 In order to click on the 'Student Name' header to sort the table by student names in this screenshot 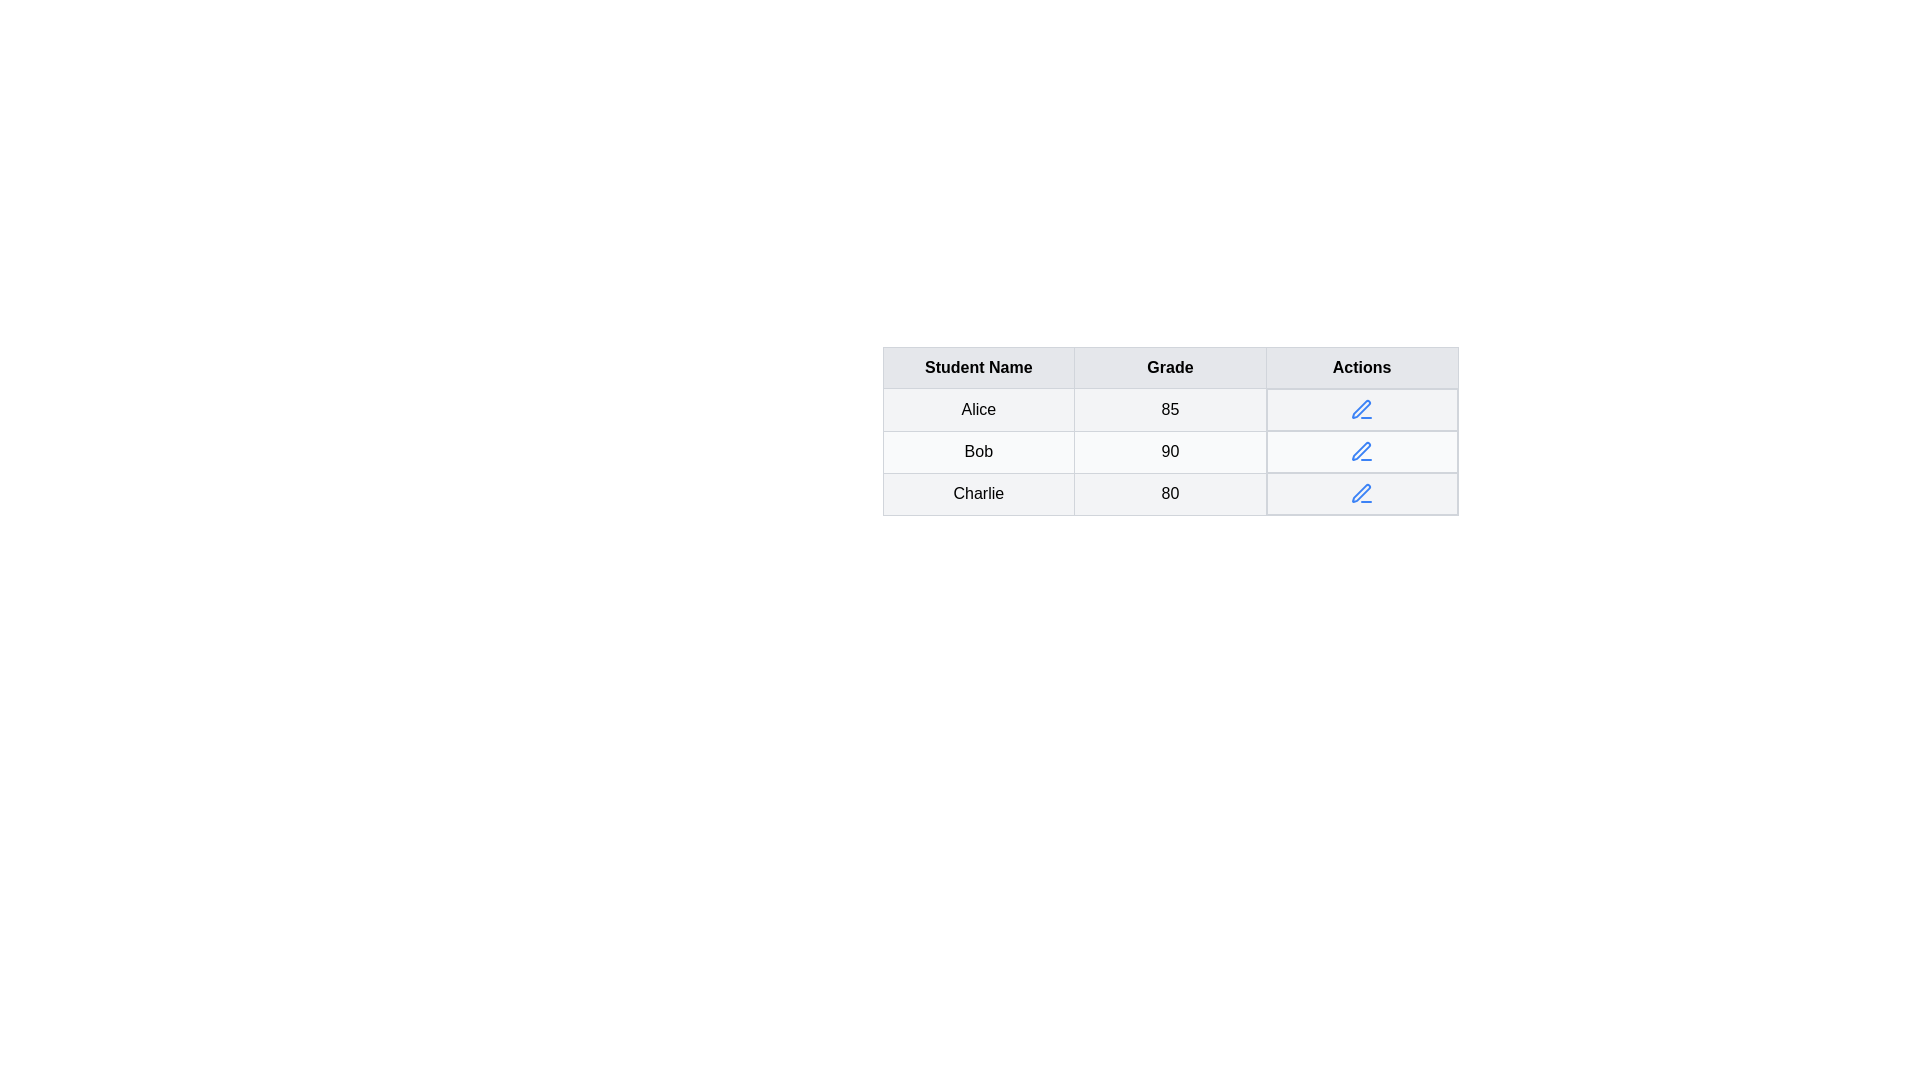, I will do `click(978, 367)`.